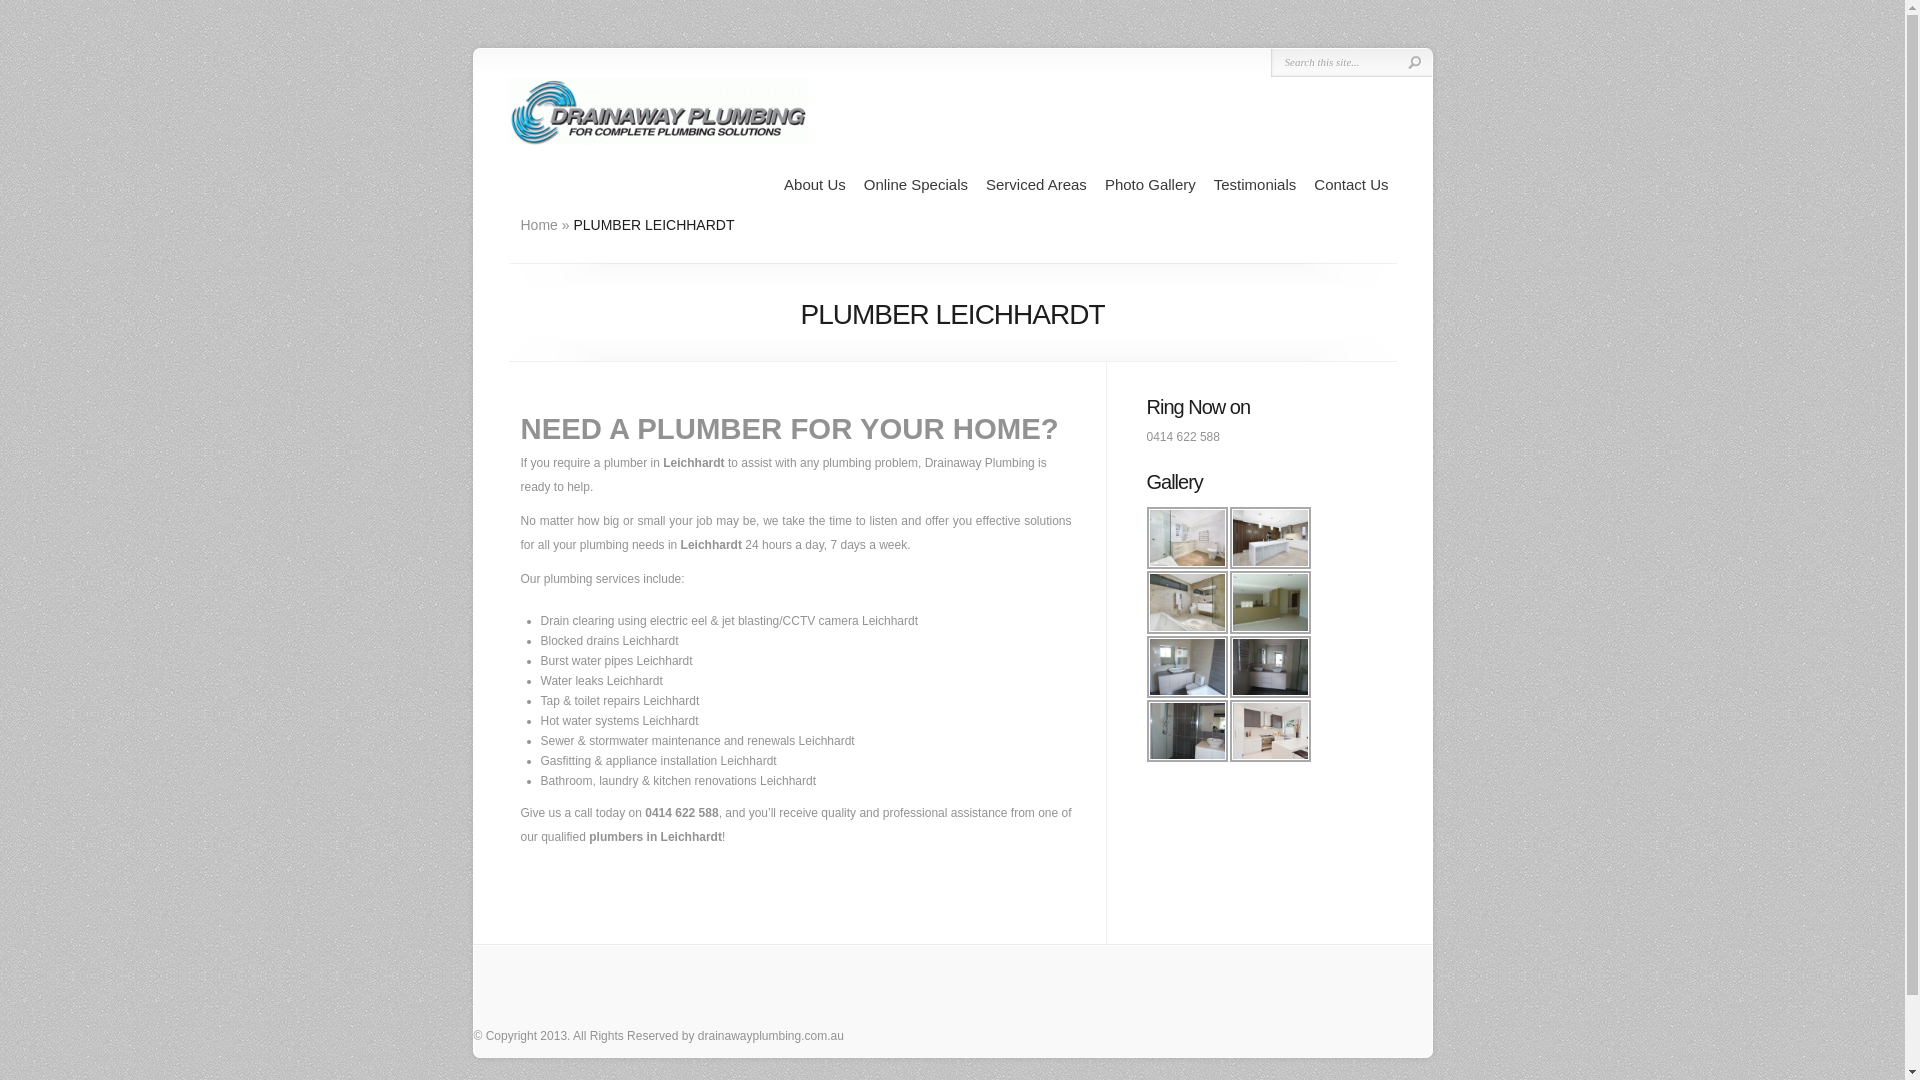 This screenshot has height=1080, width=1920. What do you see at coordinates (1269, 731) in the screenshot?
I see `'web_03'` at bounding box center [1269, 731].